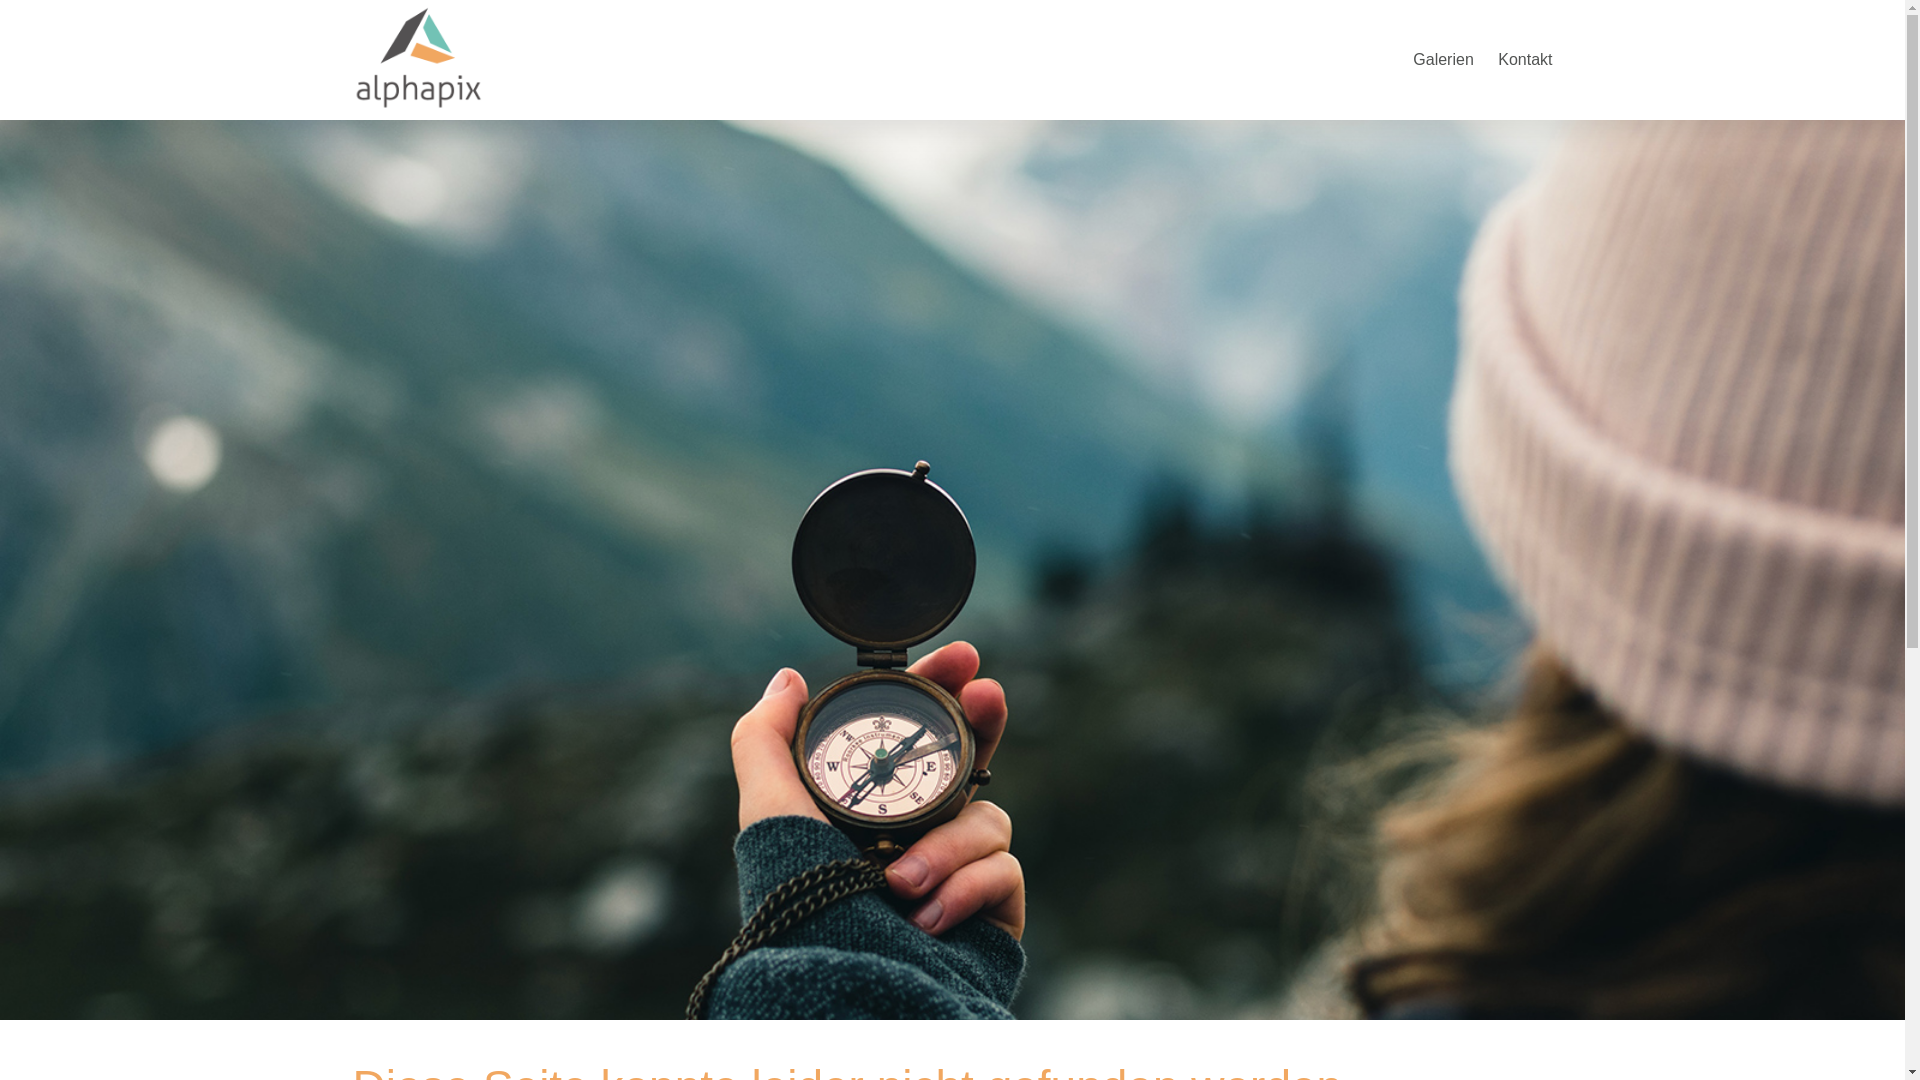 The image size is (1920, 1080). Describe the element at coordinates (351, 55) in the screenshot. I see `'Home'` at that location.